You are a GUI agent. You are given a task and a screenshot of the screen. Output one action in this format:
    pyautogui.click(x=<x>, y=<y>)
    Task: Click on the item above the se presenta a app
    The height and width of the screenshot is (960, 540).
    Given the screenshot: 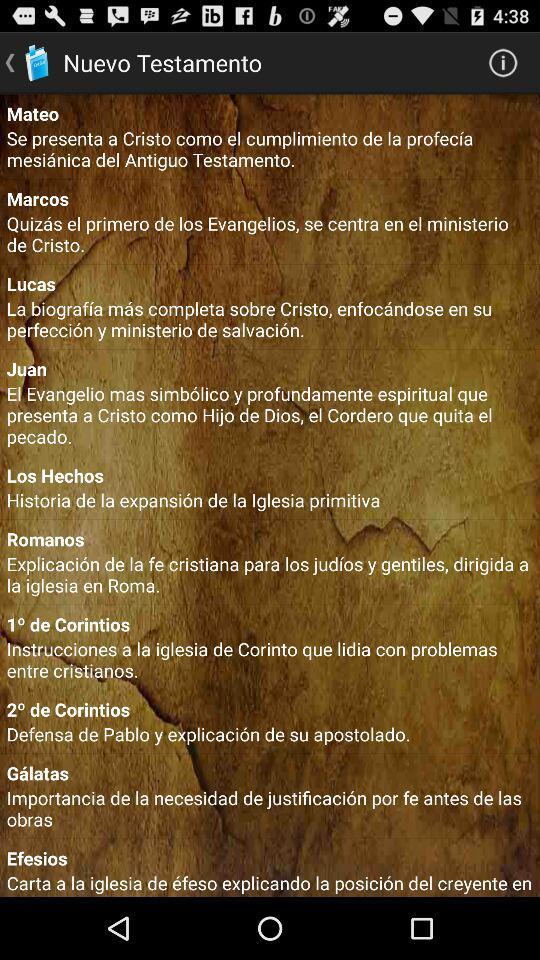 What is the action you would take?
    pyautogui.click(x=270, y=113)
    